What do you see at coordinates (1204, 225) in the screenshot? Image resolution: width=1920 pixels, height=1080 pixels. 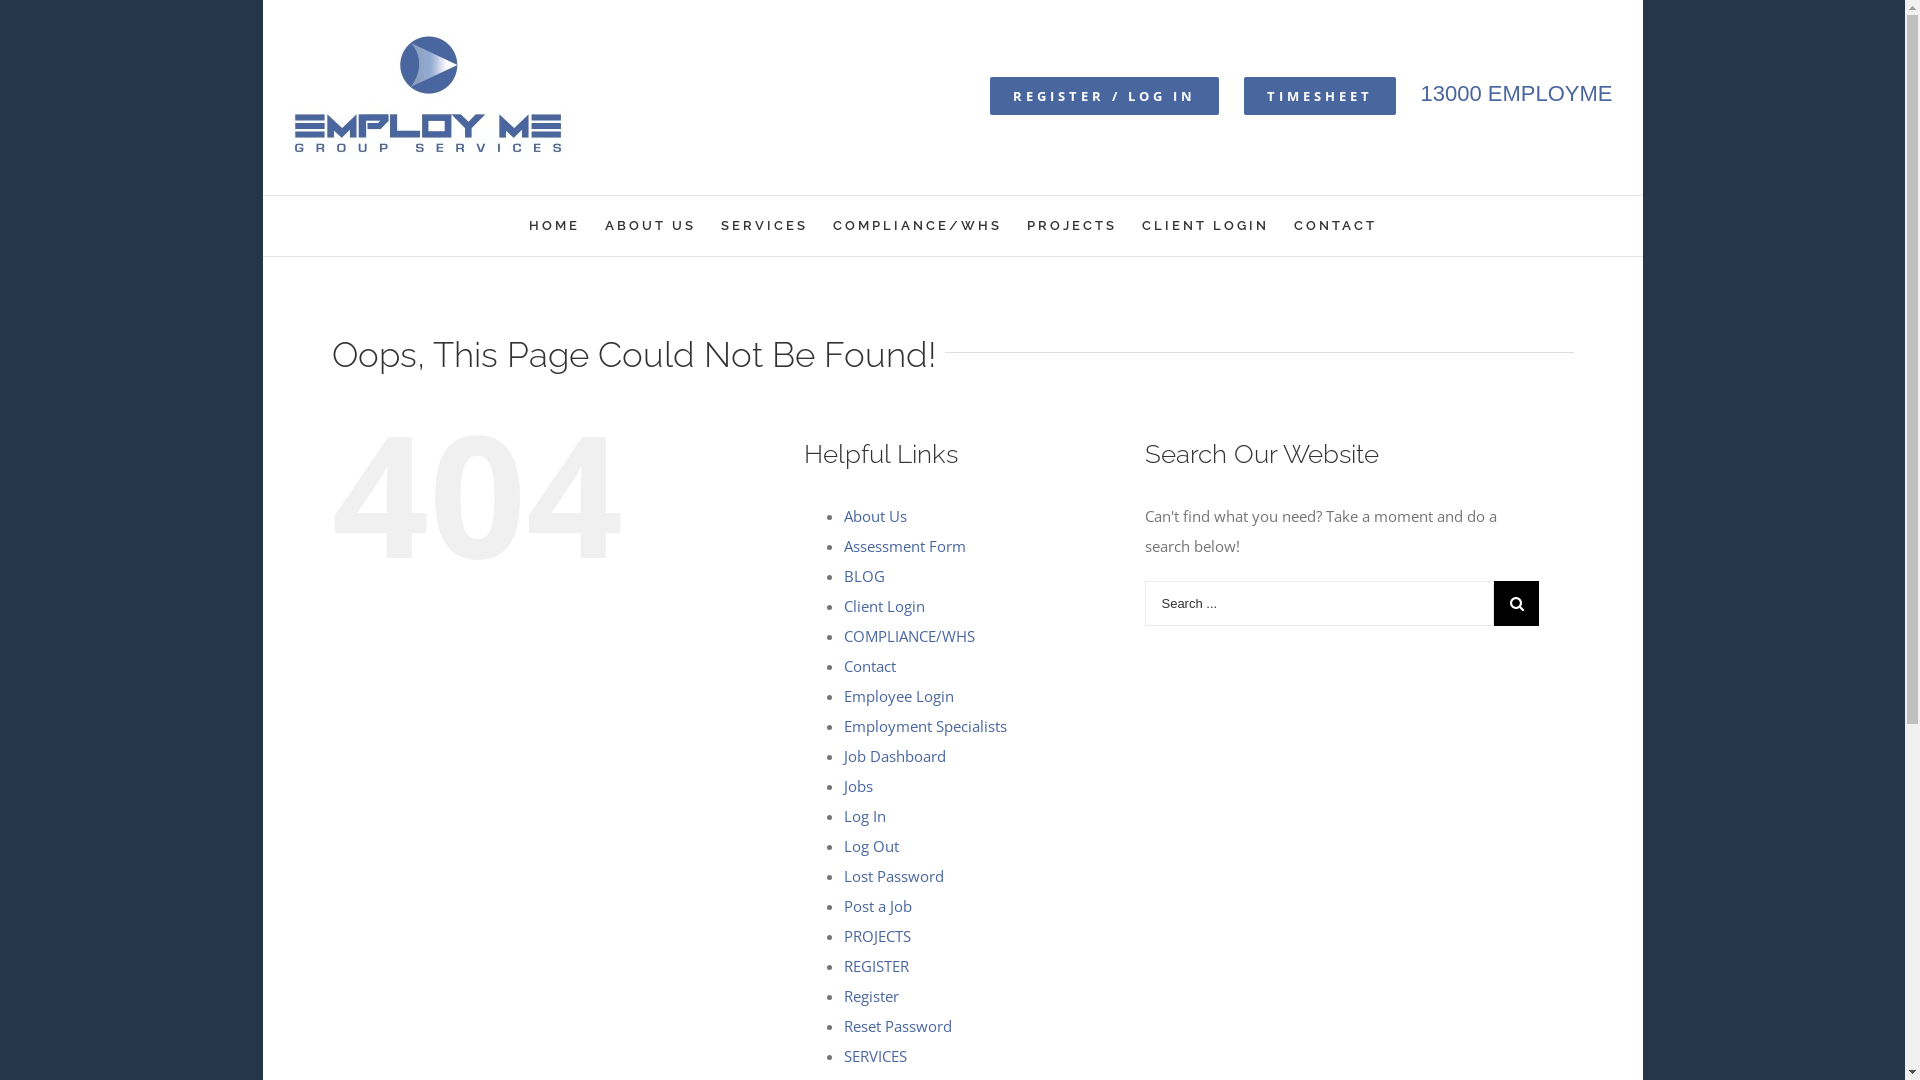 I see `'CLIENT LOGIN'` at bounding box center [1204, 225].